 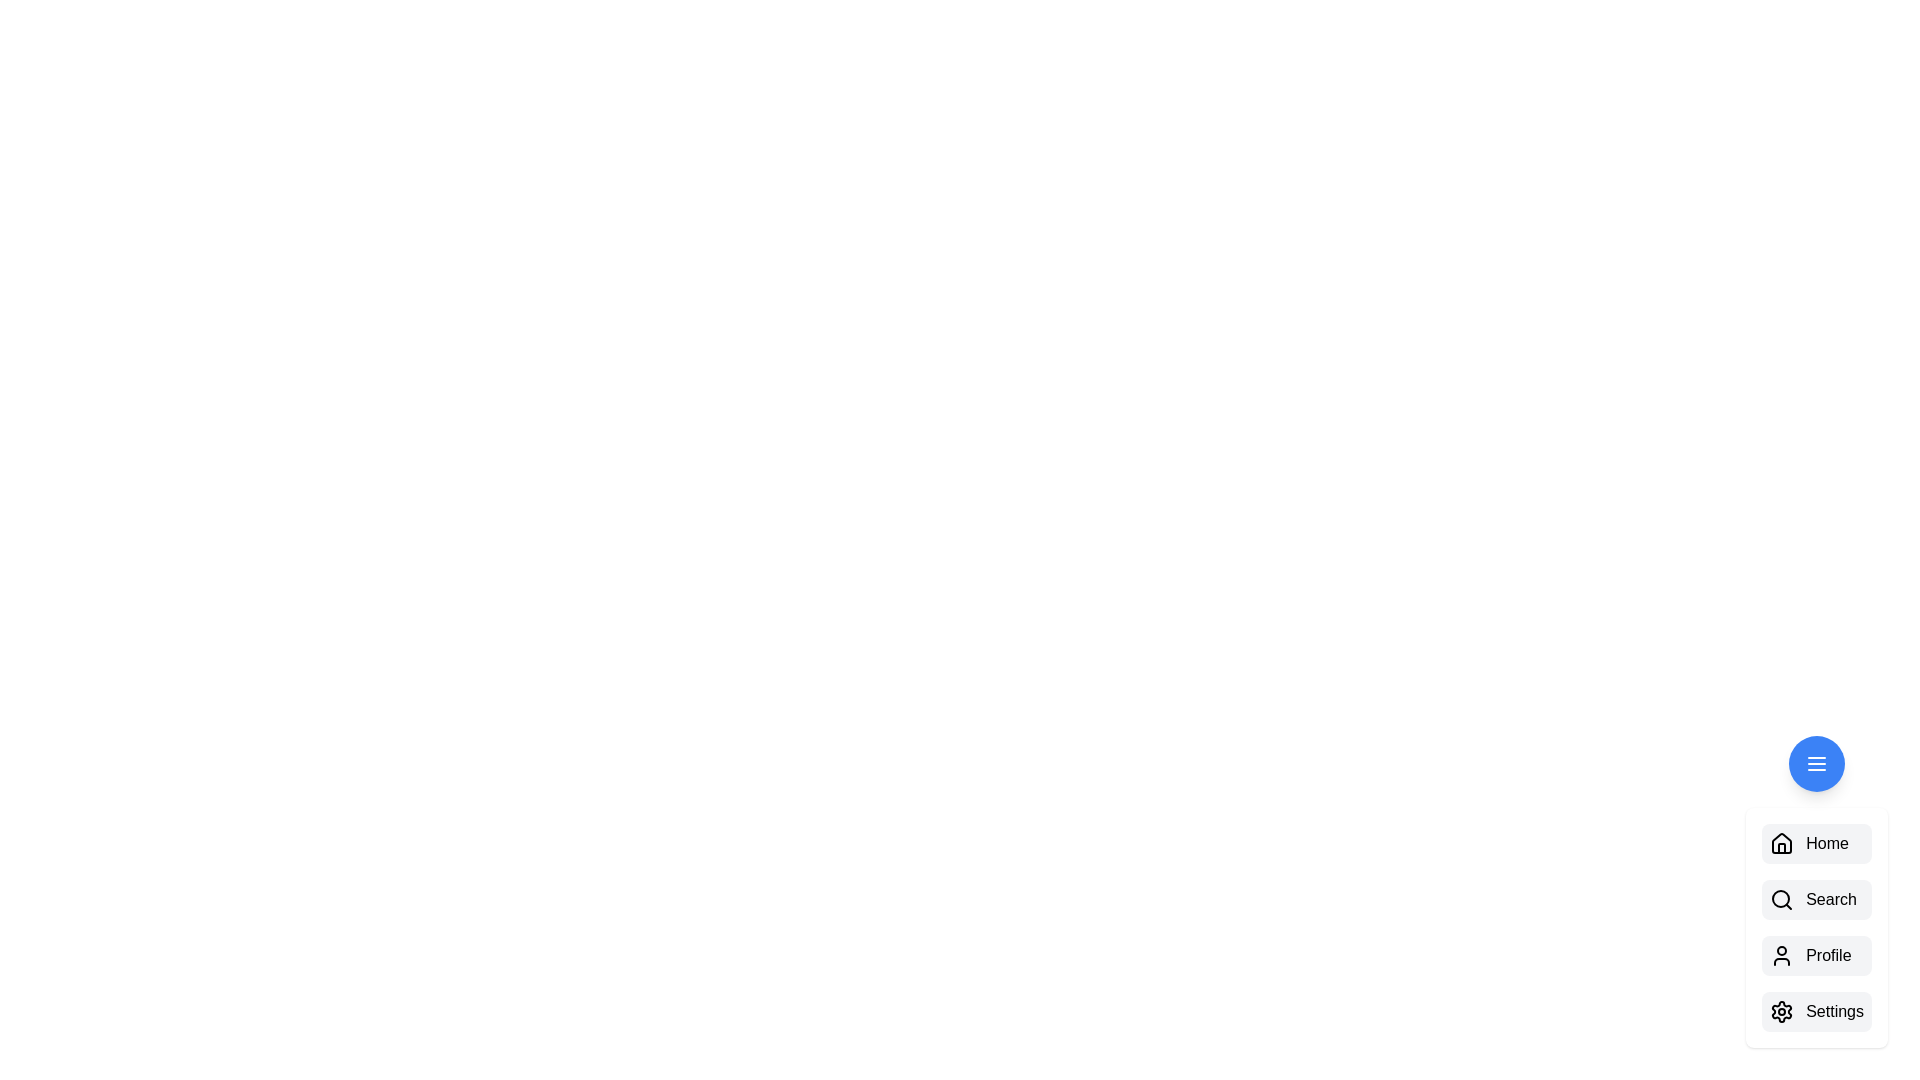 I want to click on the 'Settings' button in the menu, so click(x=1835, y=1011).